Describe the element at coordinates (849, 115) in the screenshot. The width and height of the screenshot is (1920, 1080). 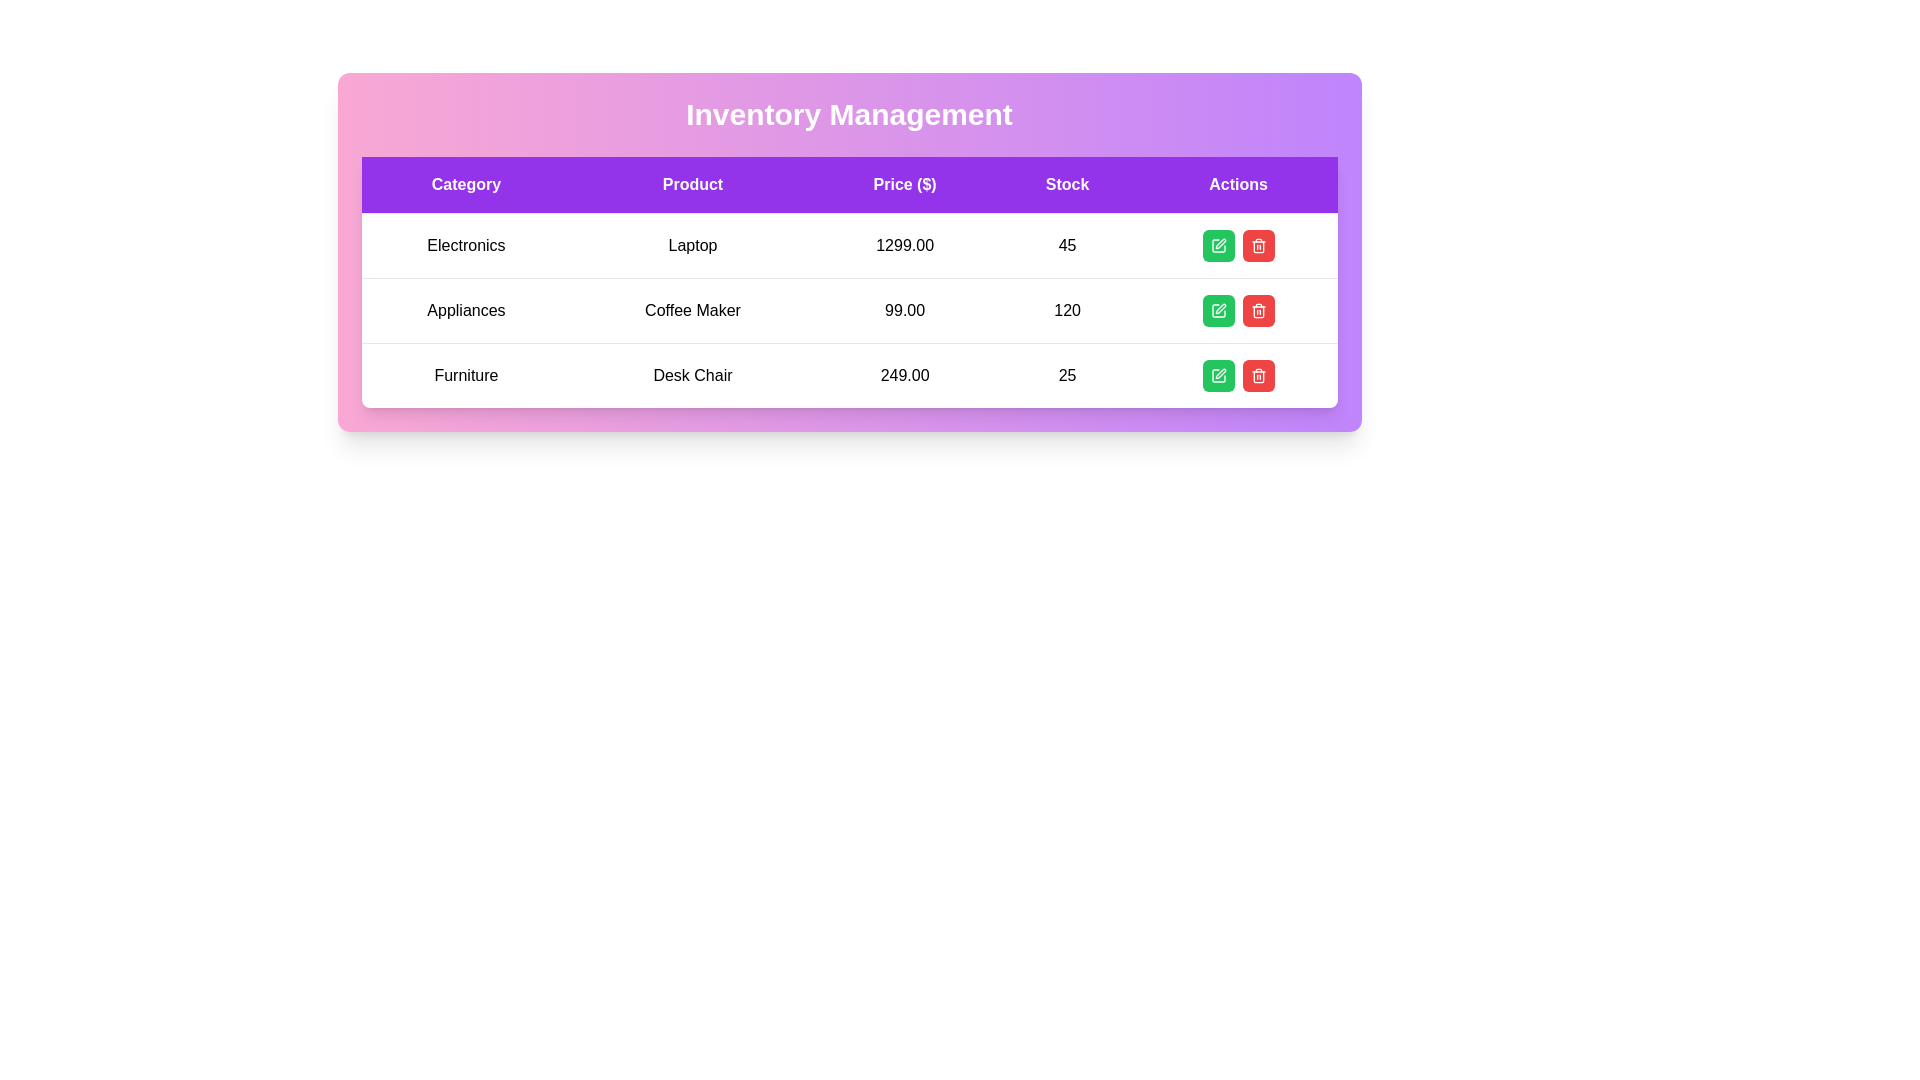
I see `the text element displaying 'Inventory Management'` at that location.